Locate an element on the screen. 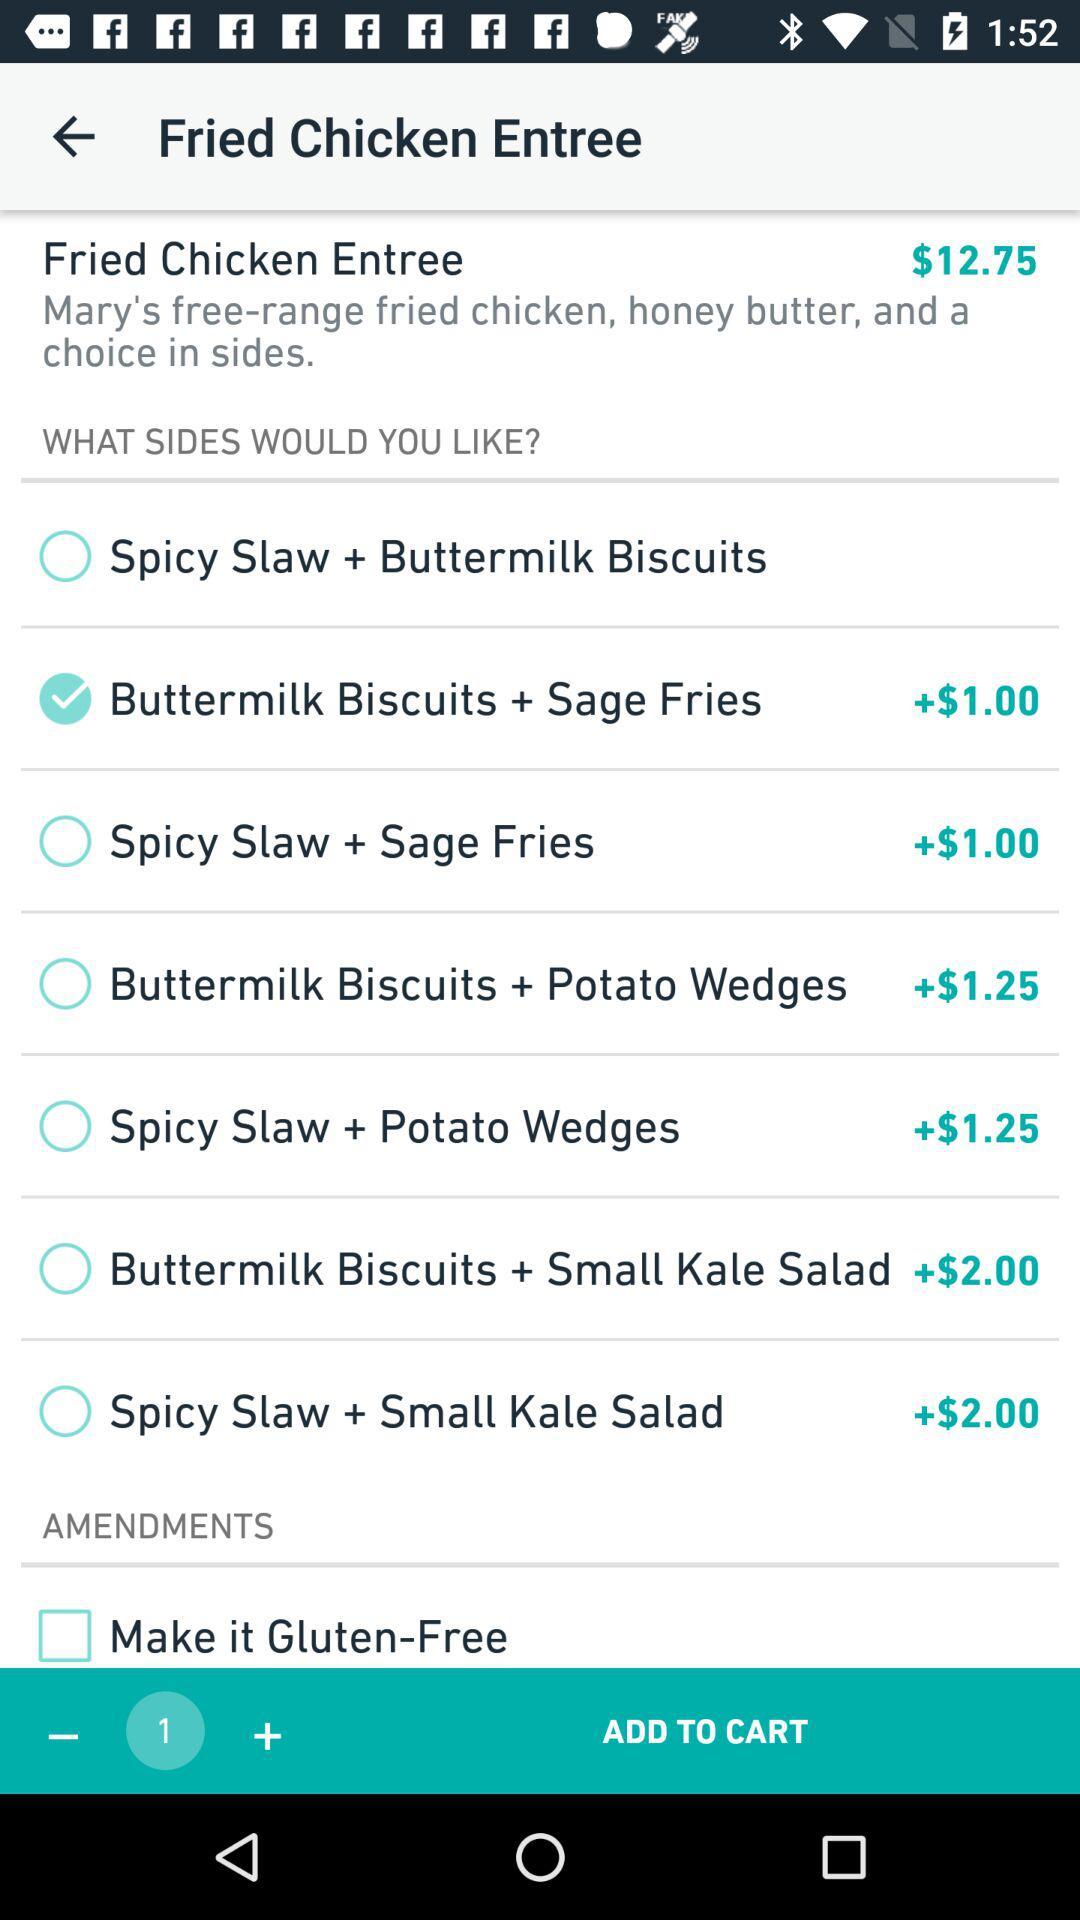 Image resolution: width=1080 pixels, height=1920 pixels. make it gluten icon is located at coordinates (263, 1635).